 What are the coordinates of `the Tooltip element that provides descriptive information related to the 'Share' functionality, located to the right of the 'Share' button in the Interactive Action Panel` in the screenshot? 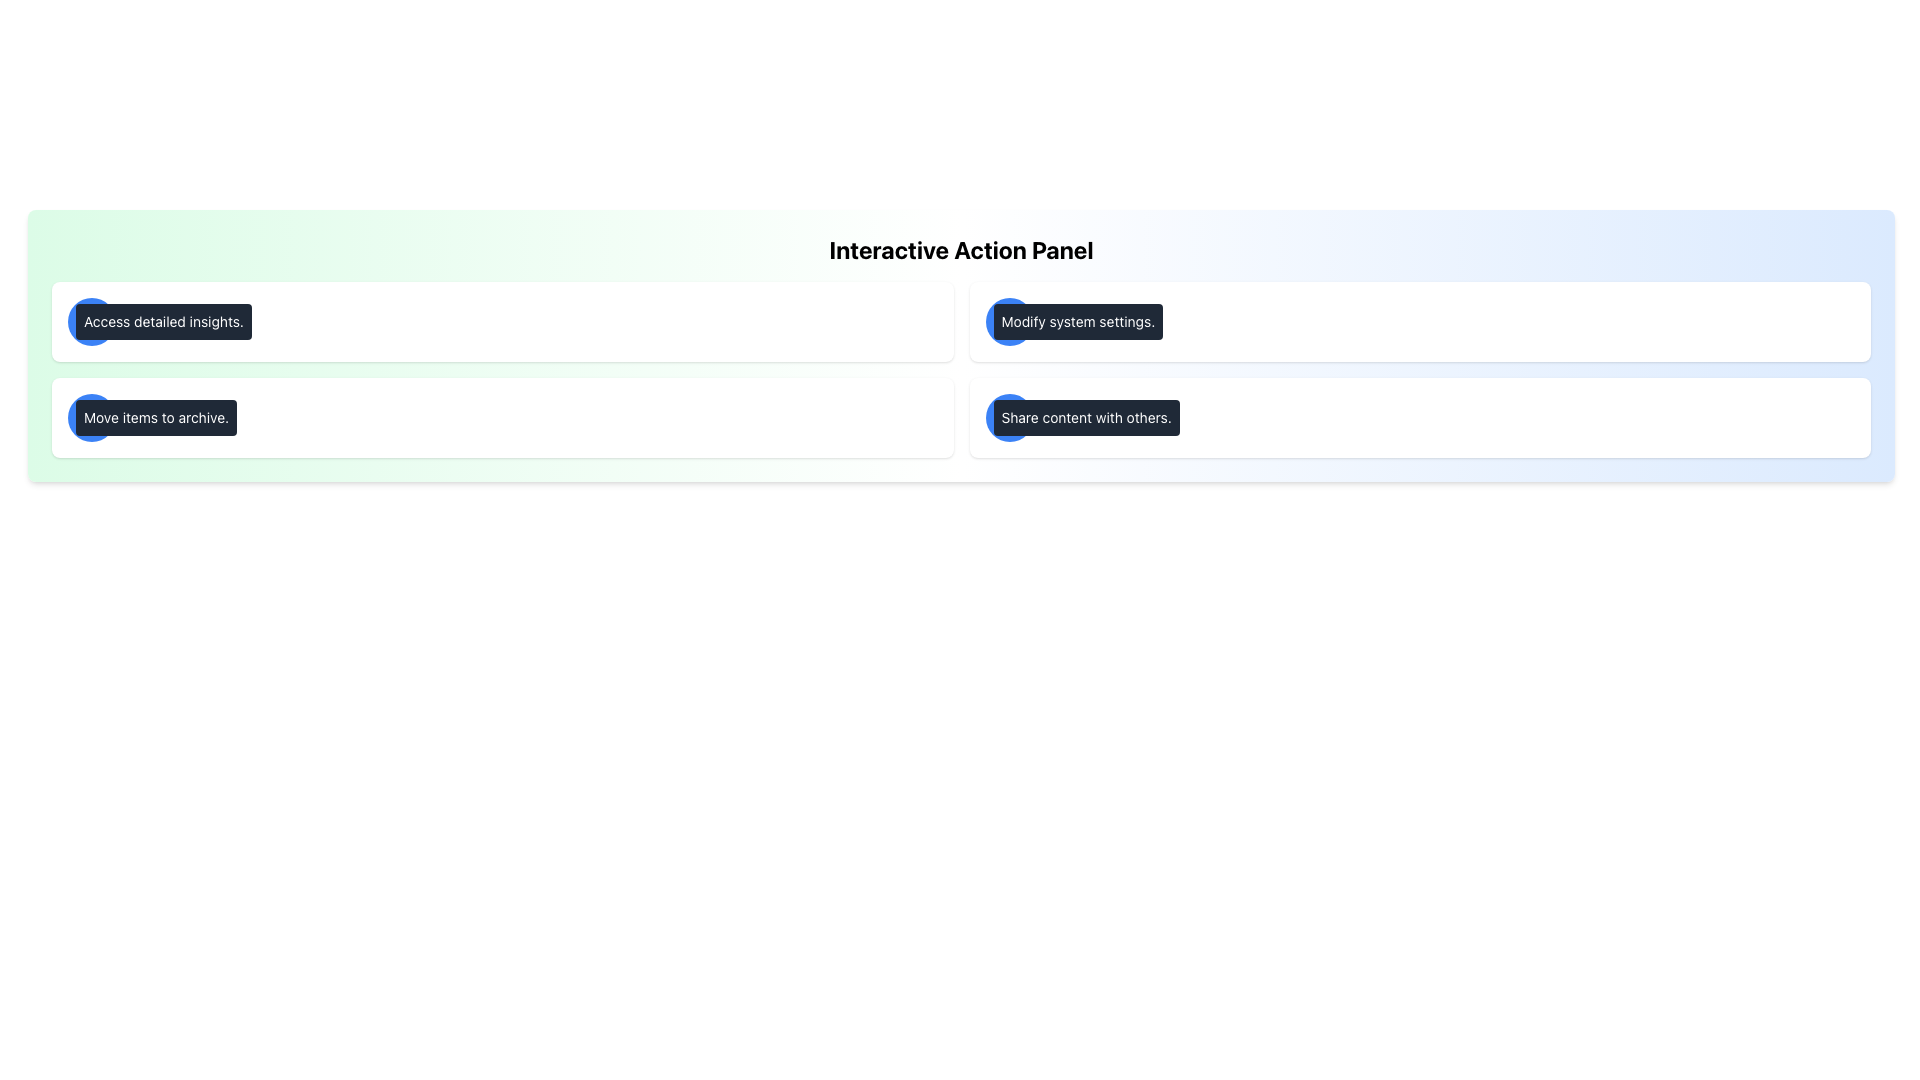 It's located at (1085, 416).